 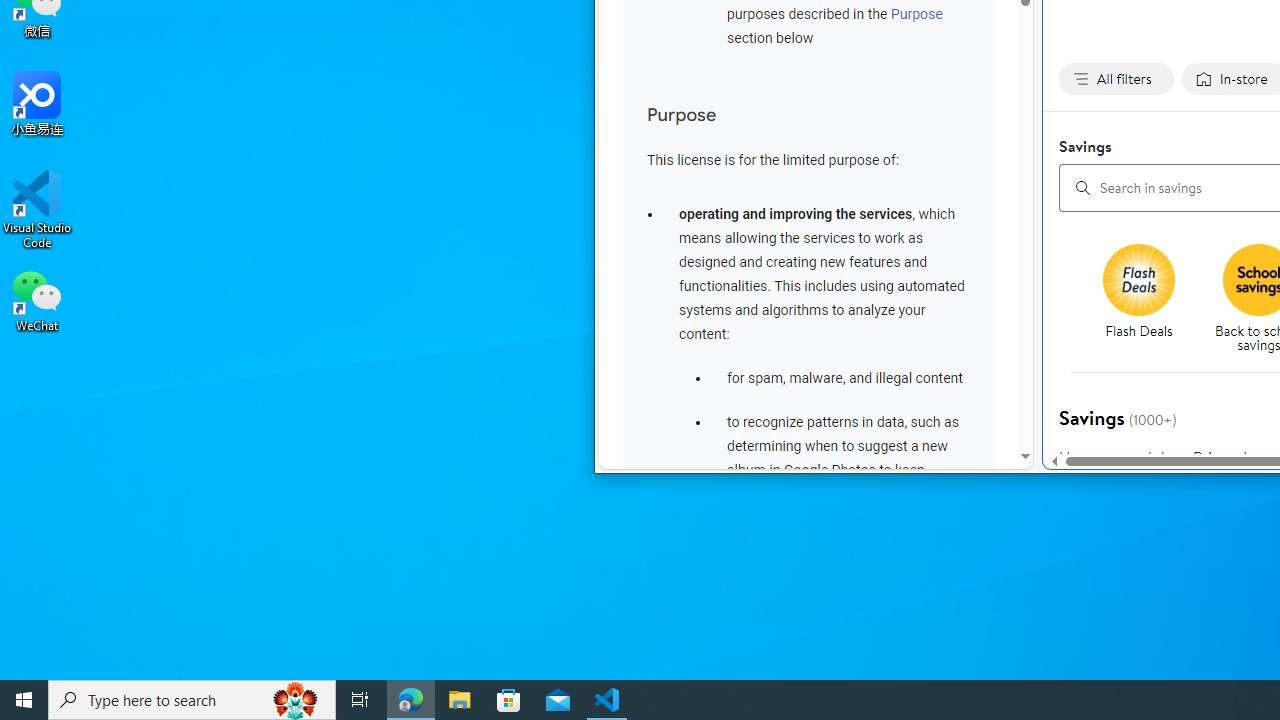 What do you see at coordinates (410, 698) in the screenshot?
I see `'Microsoft Edge - 1 running window'` at bounding box center [410, 698].